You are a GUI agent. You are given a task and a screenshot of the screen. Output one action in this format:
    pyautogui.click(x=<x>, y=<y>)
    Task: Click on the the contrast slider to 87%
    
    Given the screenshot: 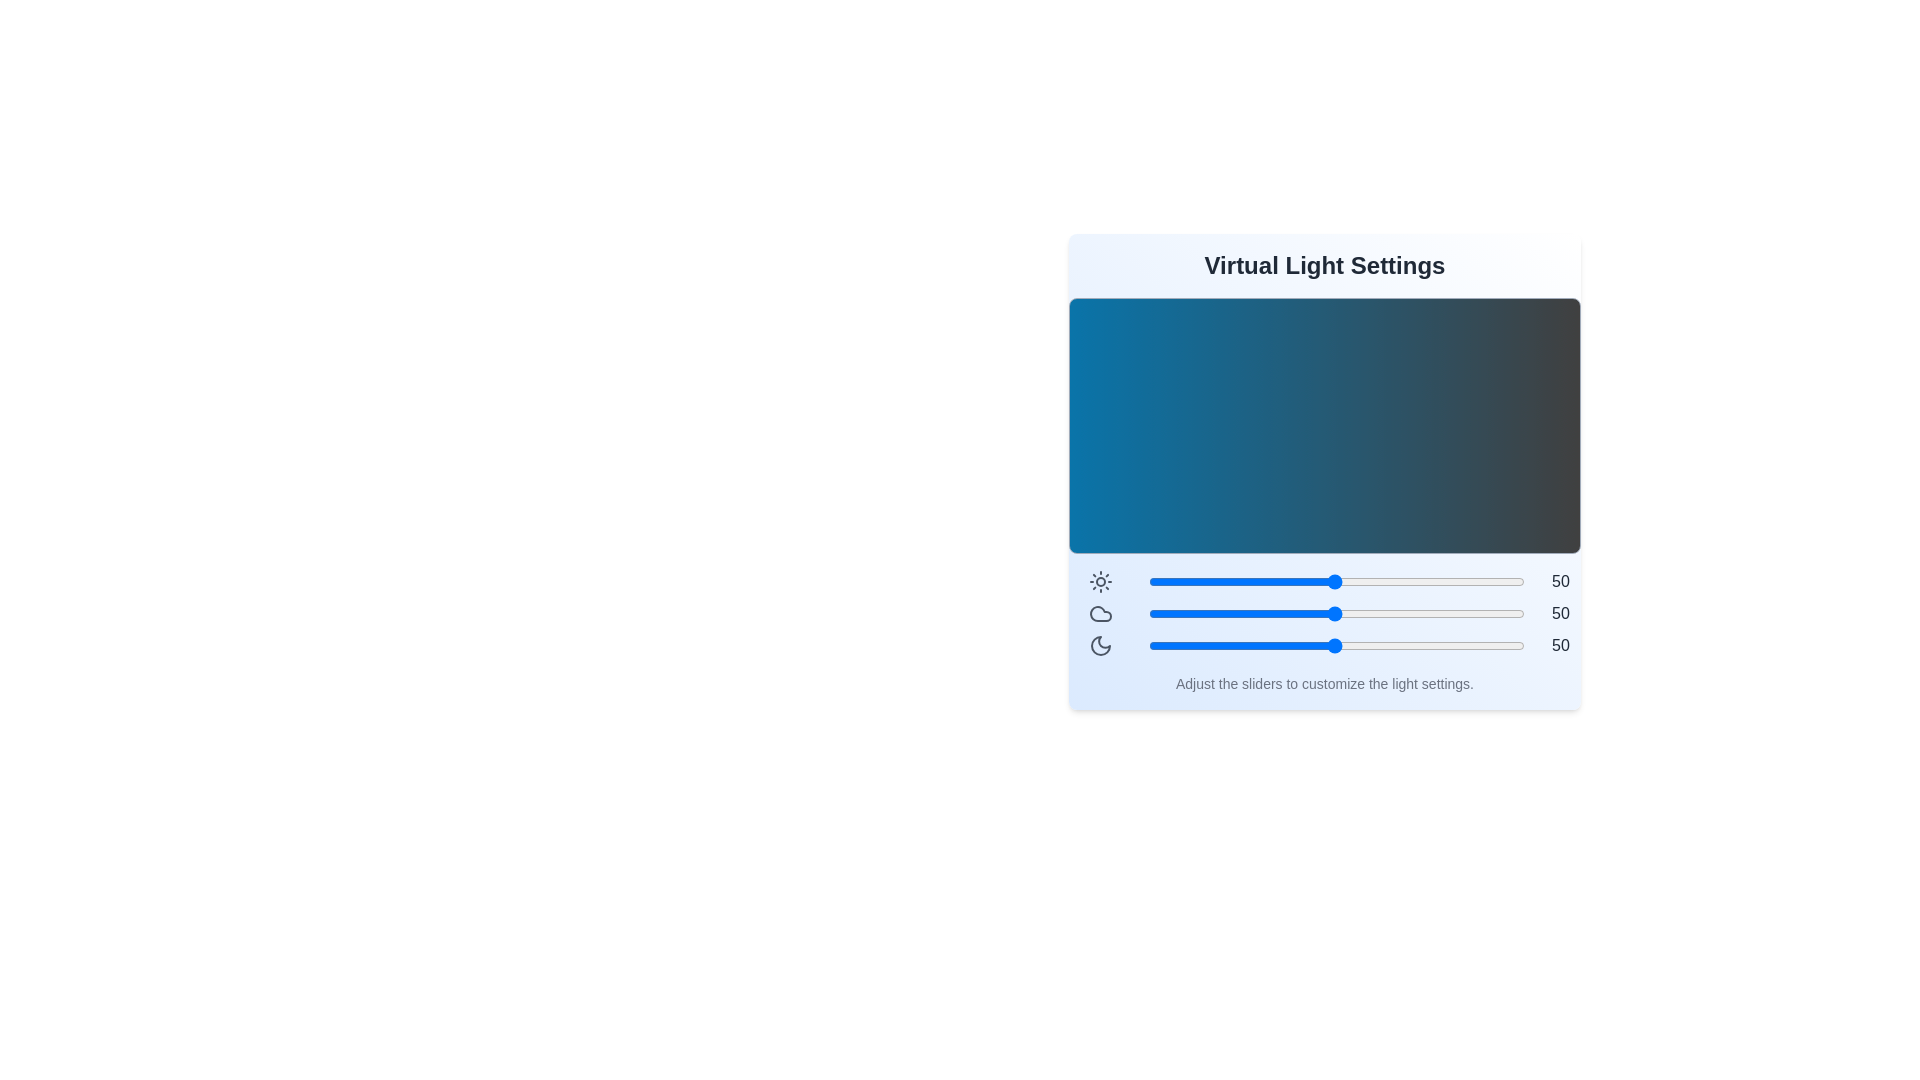 What is the action you would take?
    pyautogui.click(x=1475, y=582)
    